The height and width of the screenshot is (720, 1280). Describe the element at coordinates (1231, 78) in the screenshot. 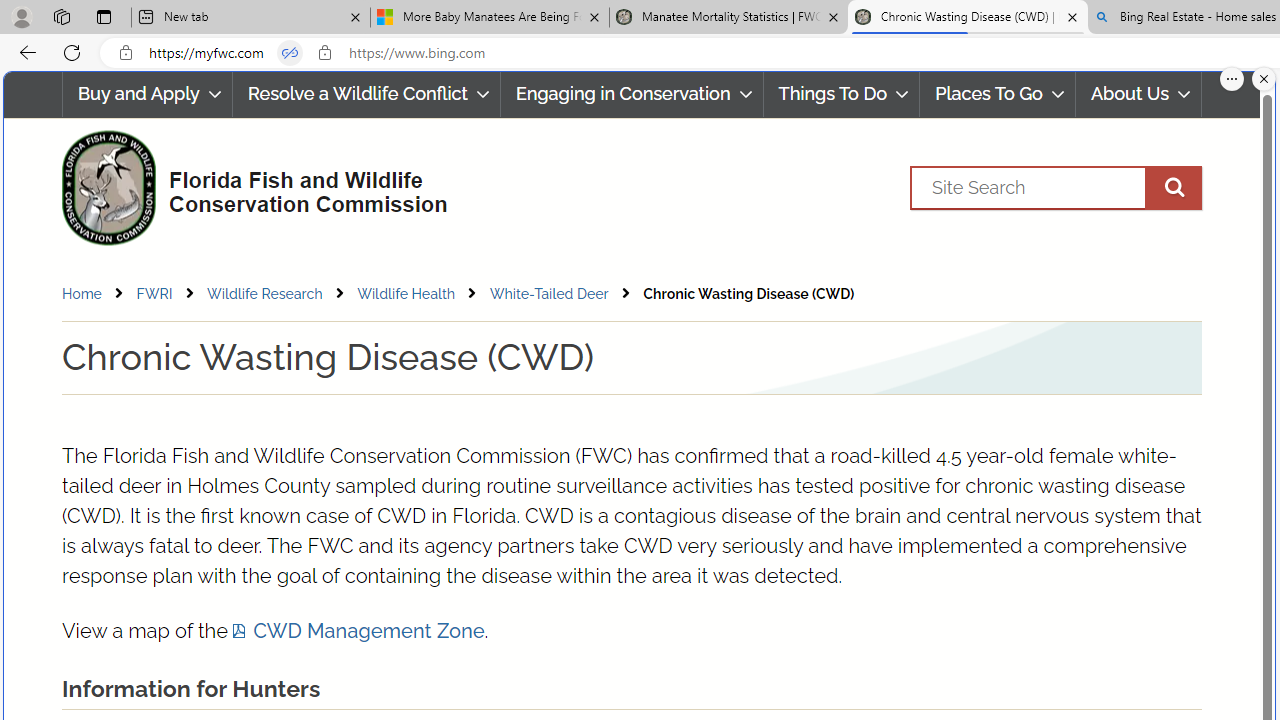

I see `'More options.'` at that location.